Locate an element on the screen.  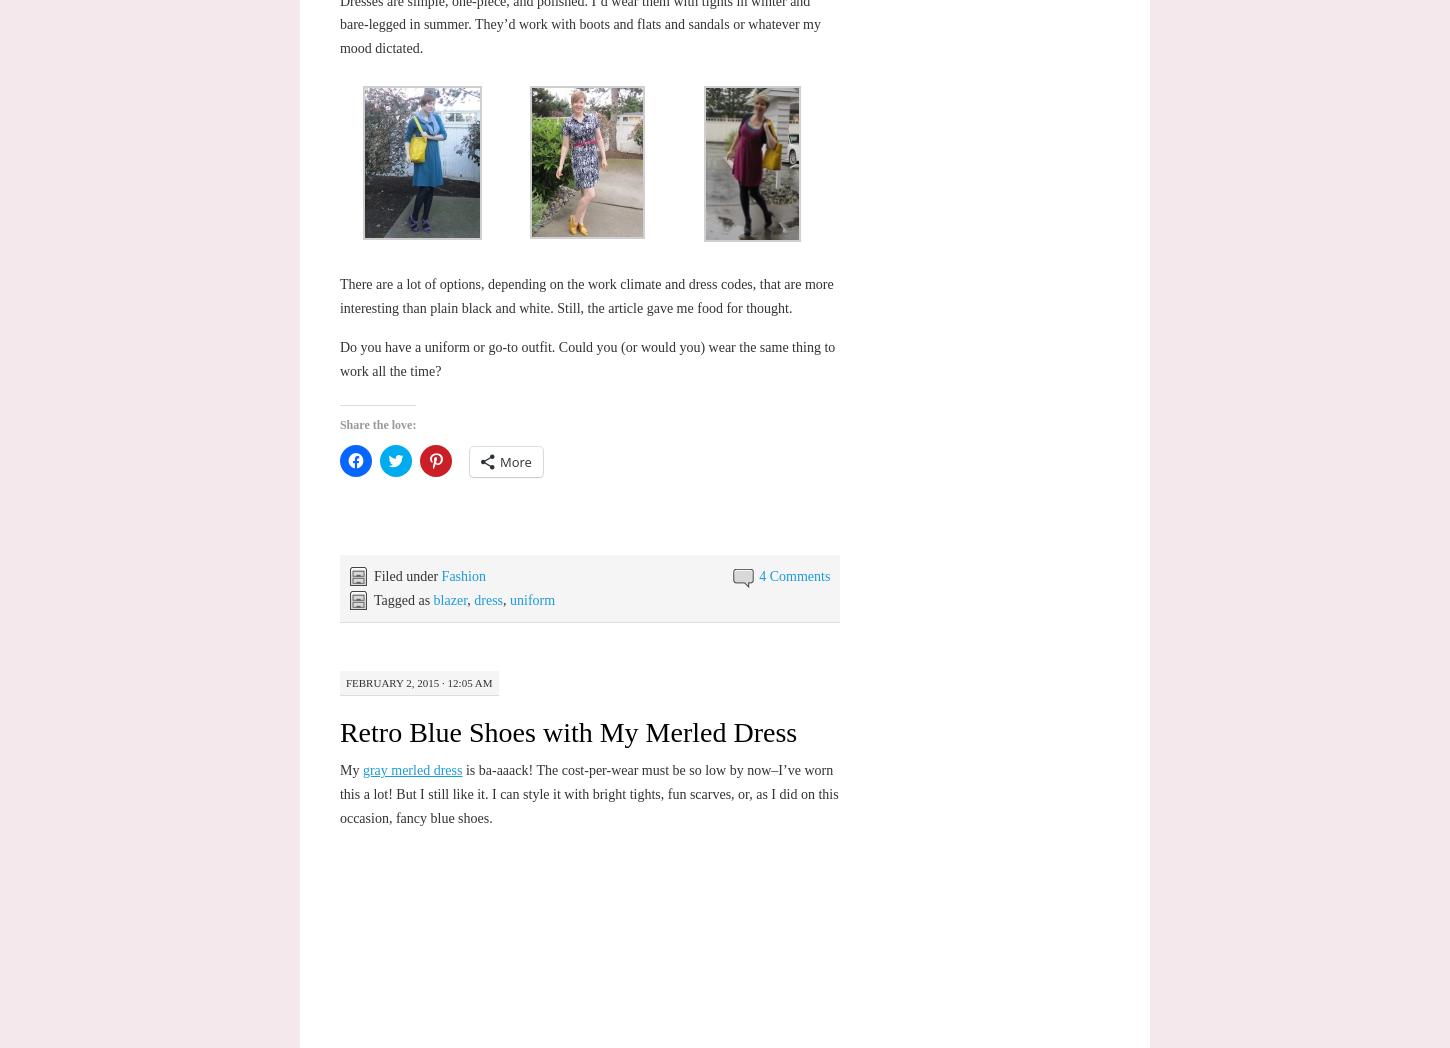
'is ba-aaack! The cost-per-wear must be so low by now–I’ve worn this a lot! But I still like it. I can style it with bright tights, fun scarves, or, as I did on this occasion, fancy blue shoes.' is located at coordinates (588, 792).